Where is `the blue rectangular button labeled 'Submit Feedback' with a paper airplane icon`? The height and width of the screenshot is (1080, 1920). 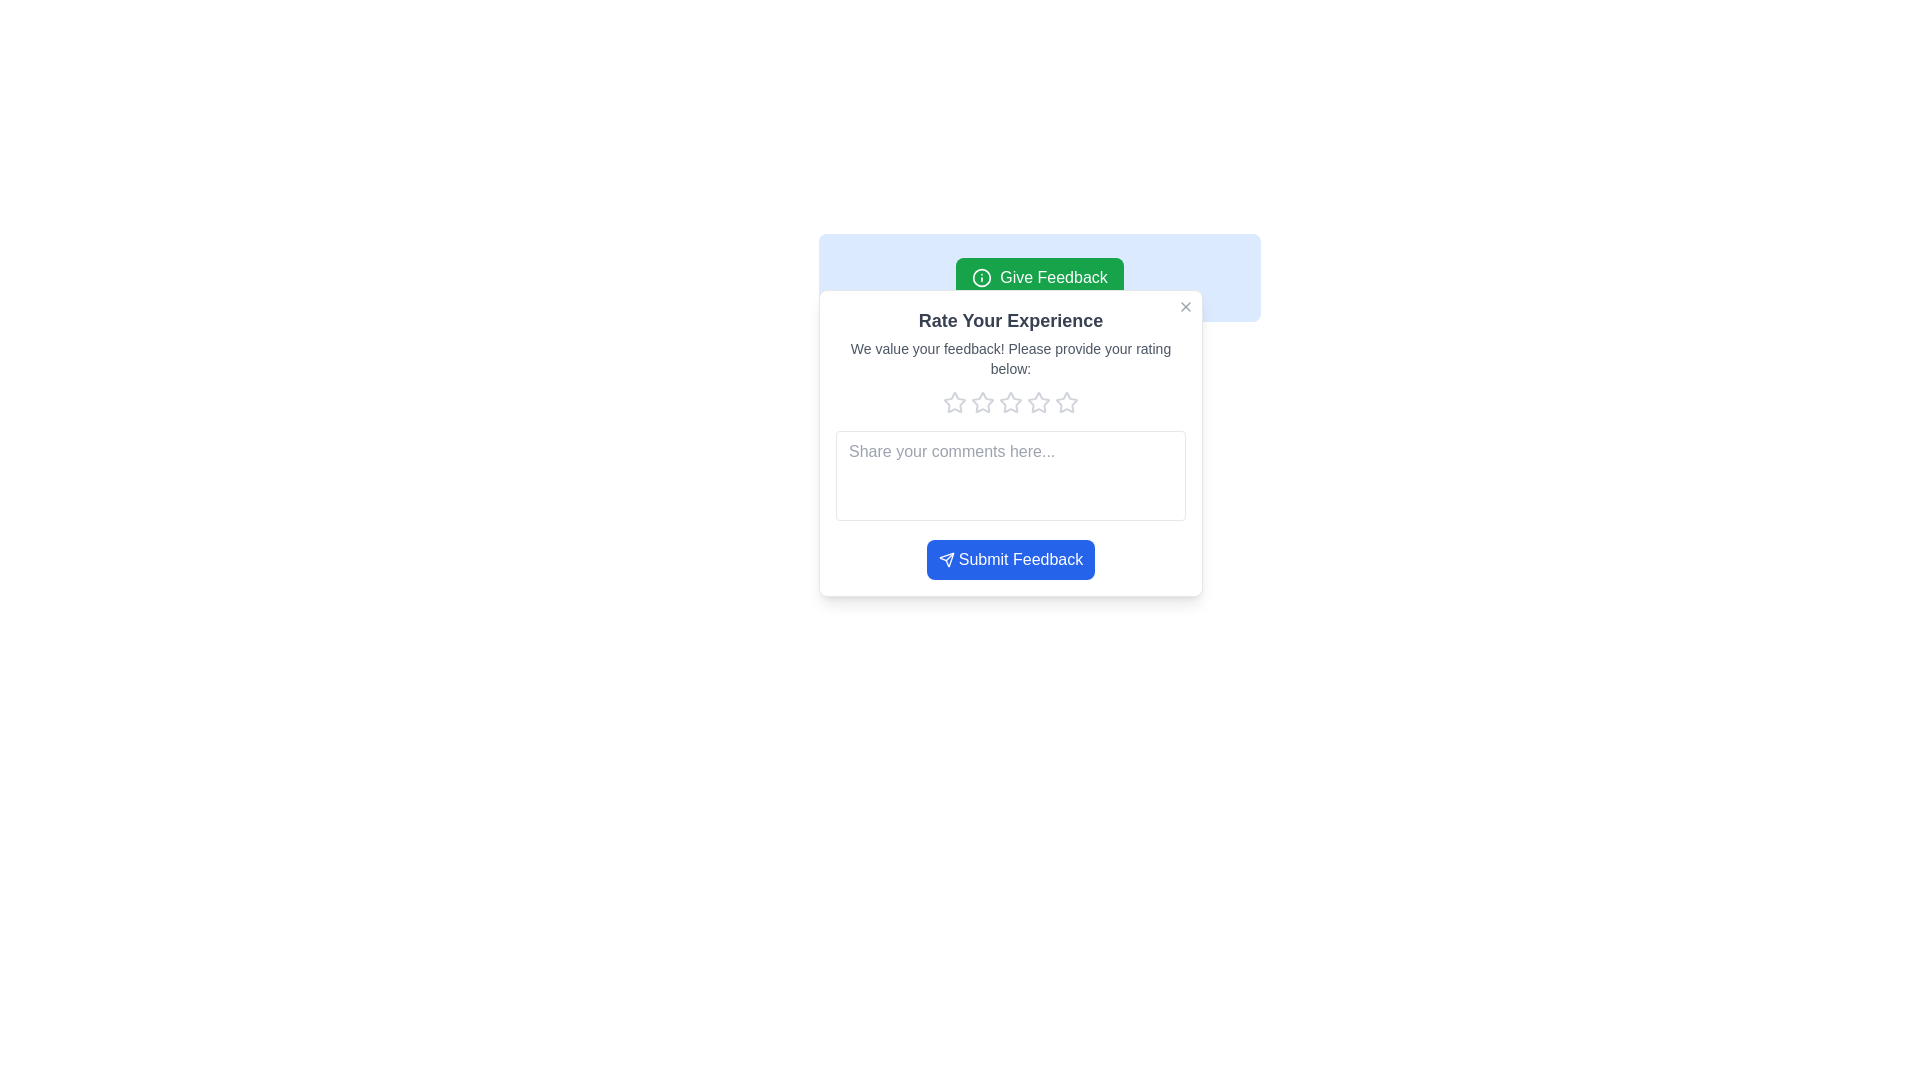
the blue rectangular button labeled 'Submit Feedback' with a paper airplane icon is located at coordinates (1011, 559).